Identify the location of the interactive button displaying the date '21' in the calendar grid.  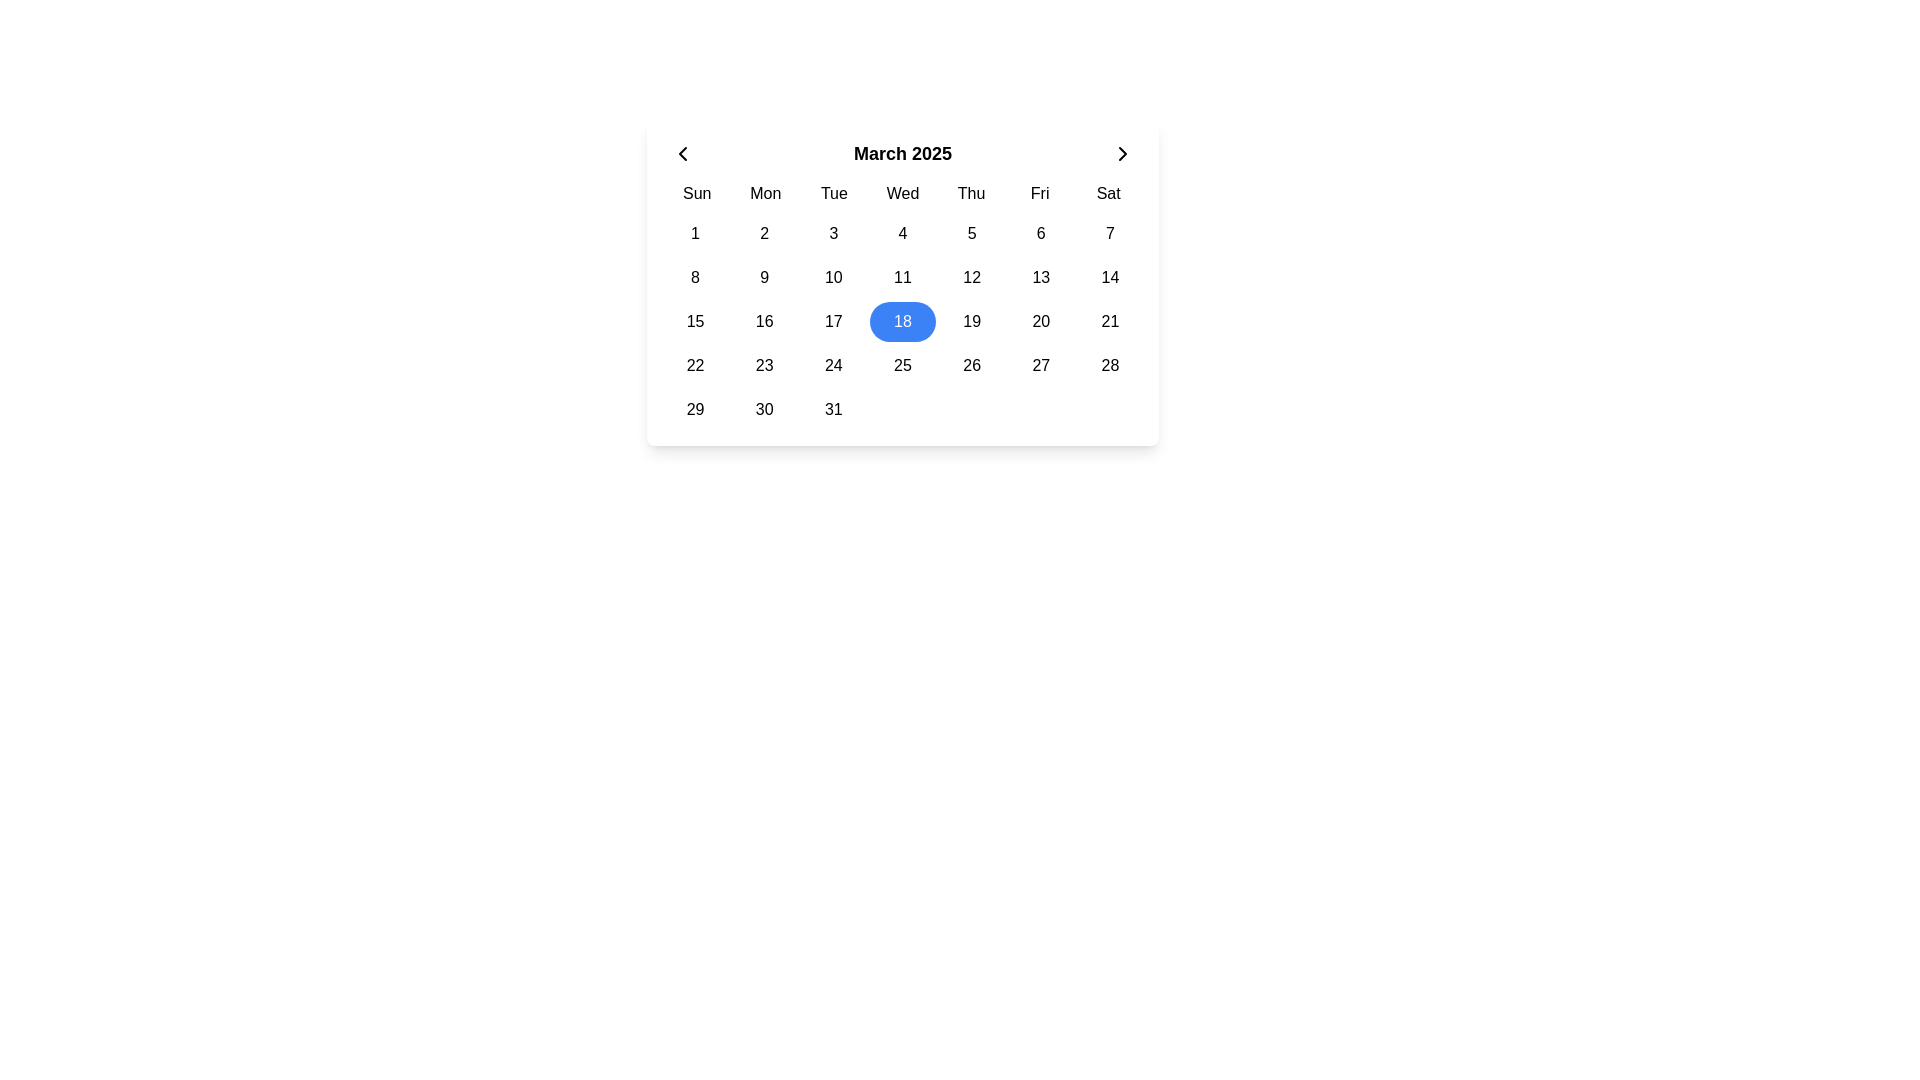
(1109, 320).